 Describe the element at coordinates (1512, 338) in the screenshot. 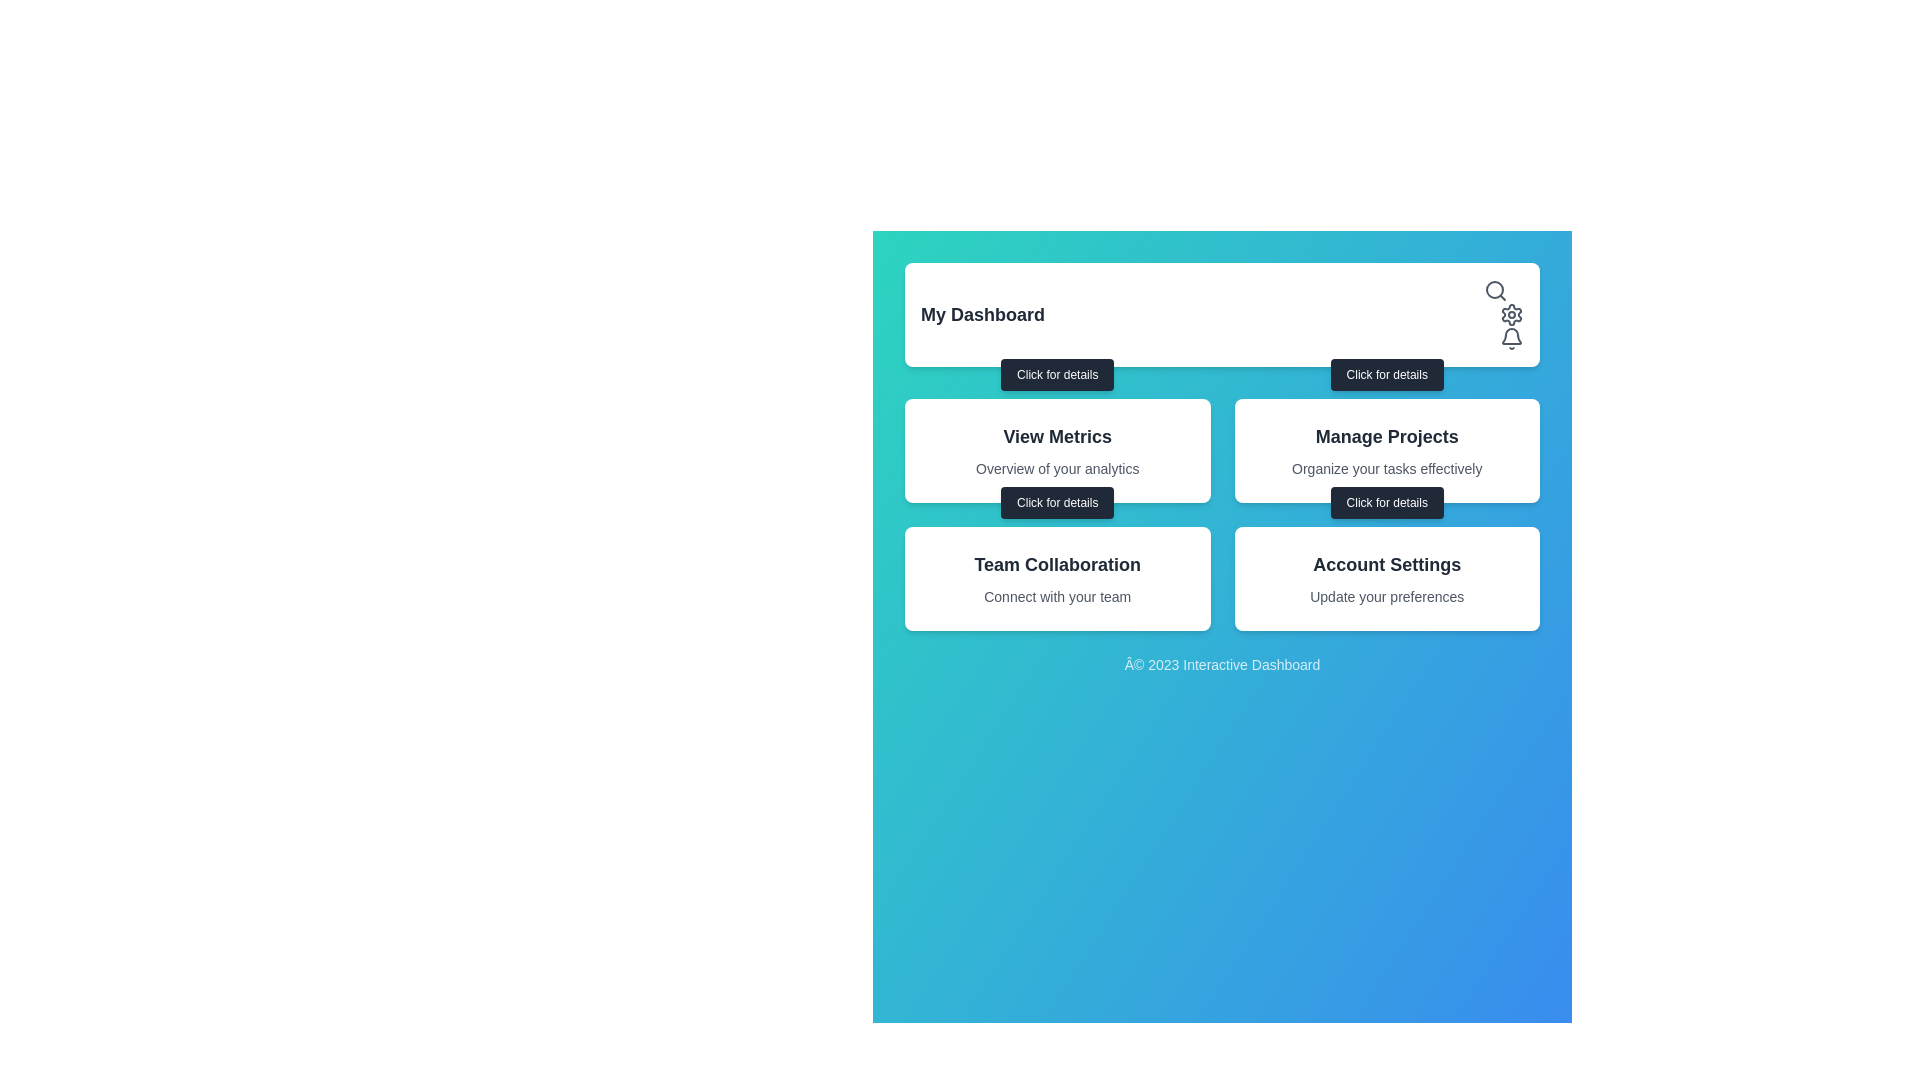

I see `the bell-shaped notification icon in the top-right corner of the navigation bar` at that location.